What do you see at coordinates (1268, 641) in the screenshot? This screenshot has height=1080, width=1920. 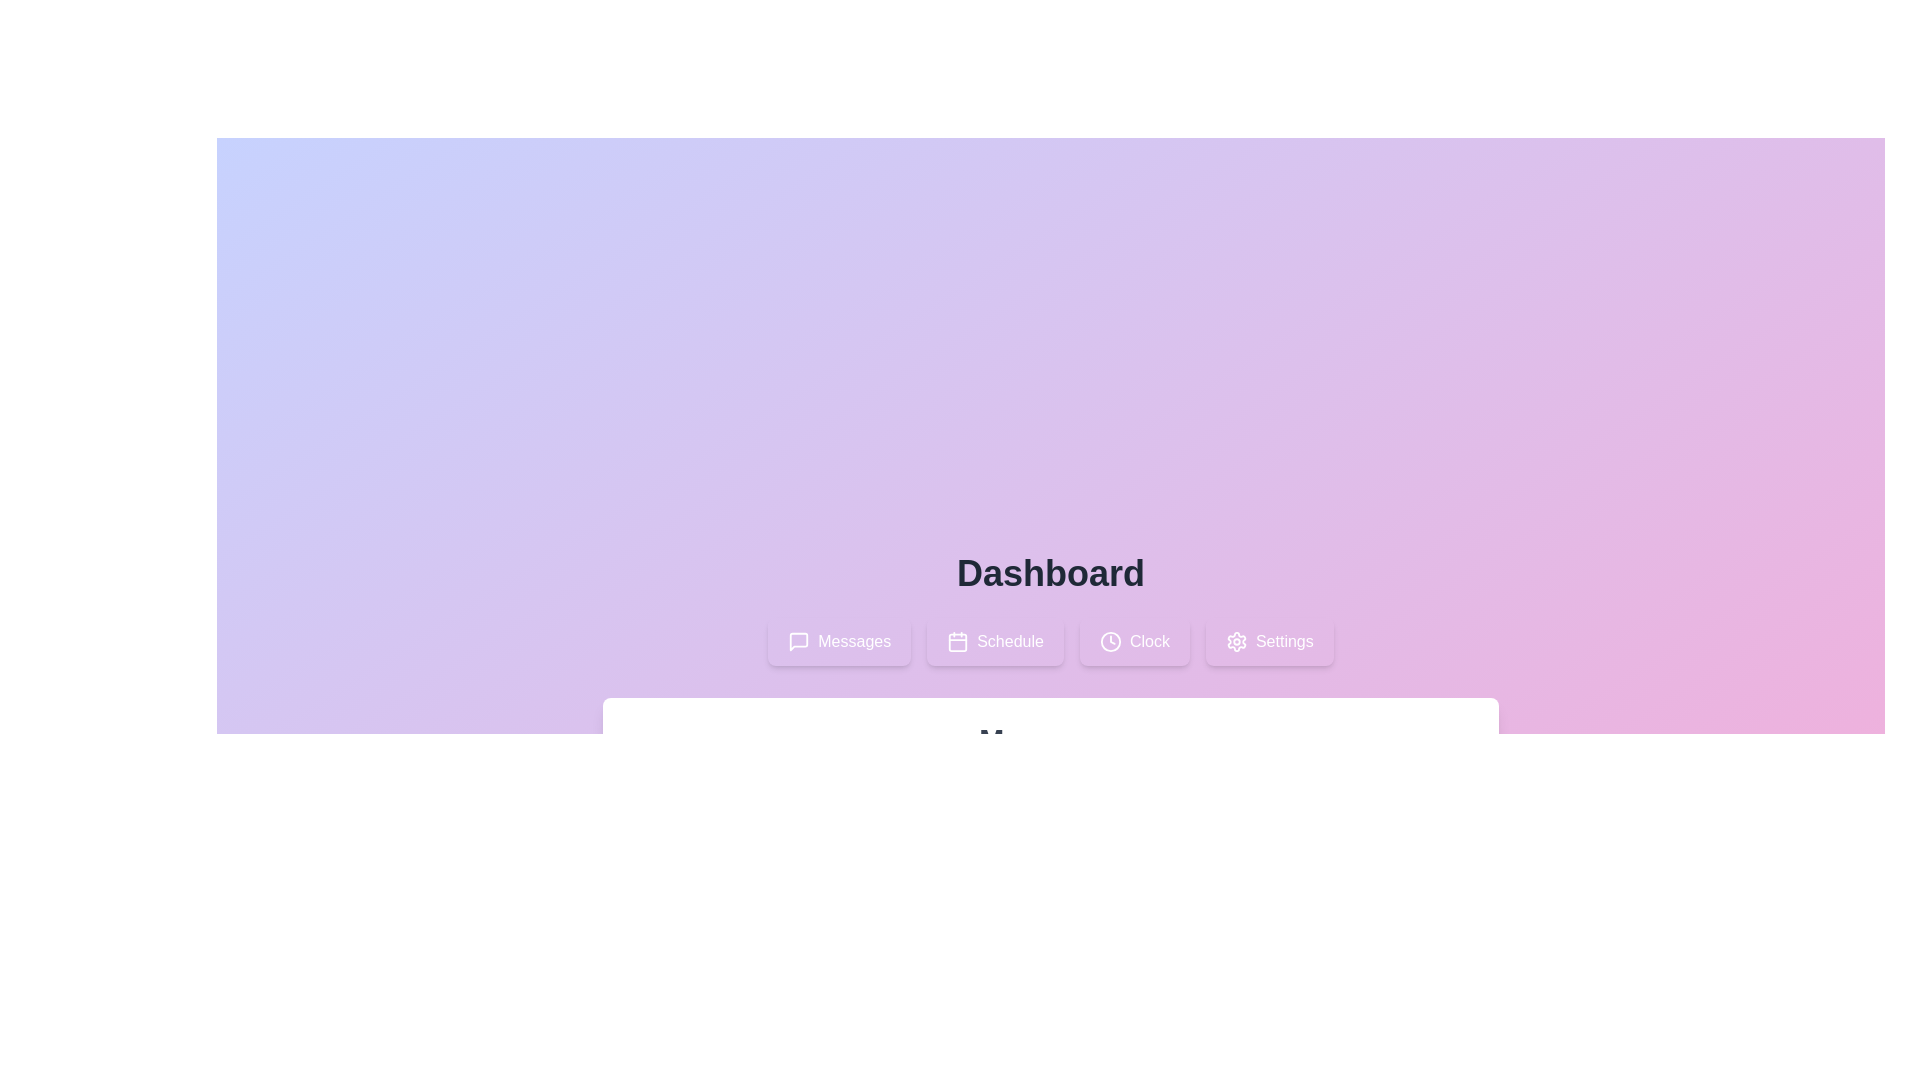 I see `the tab labeled Settings to observe its hover effect` at bounding box center [1268, 641].